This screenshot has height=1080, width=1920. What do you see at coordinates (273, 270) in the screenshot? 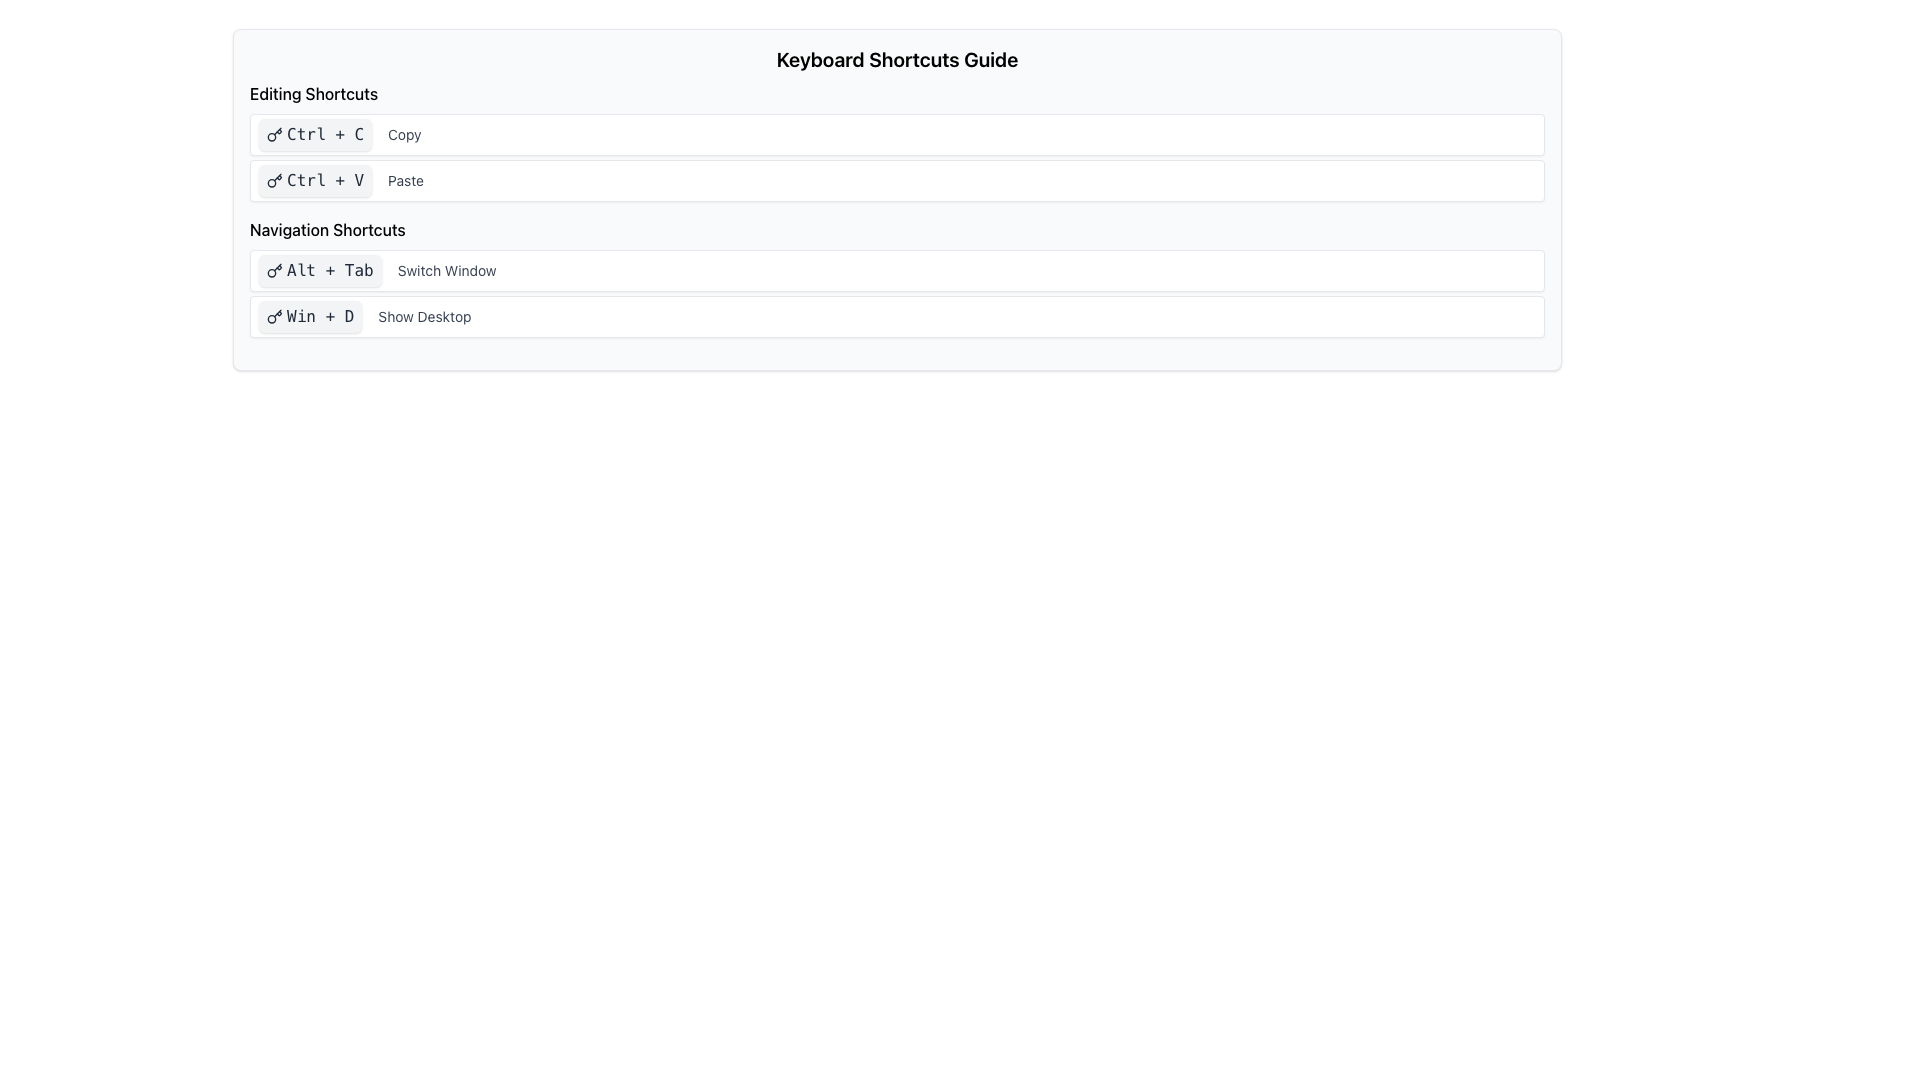
I see `the small key icon located to the left of the text 'Alt + Tab' in the 'Navigation Shortcuts' section` at bounding box center [273, 270].